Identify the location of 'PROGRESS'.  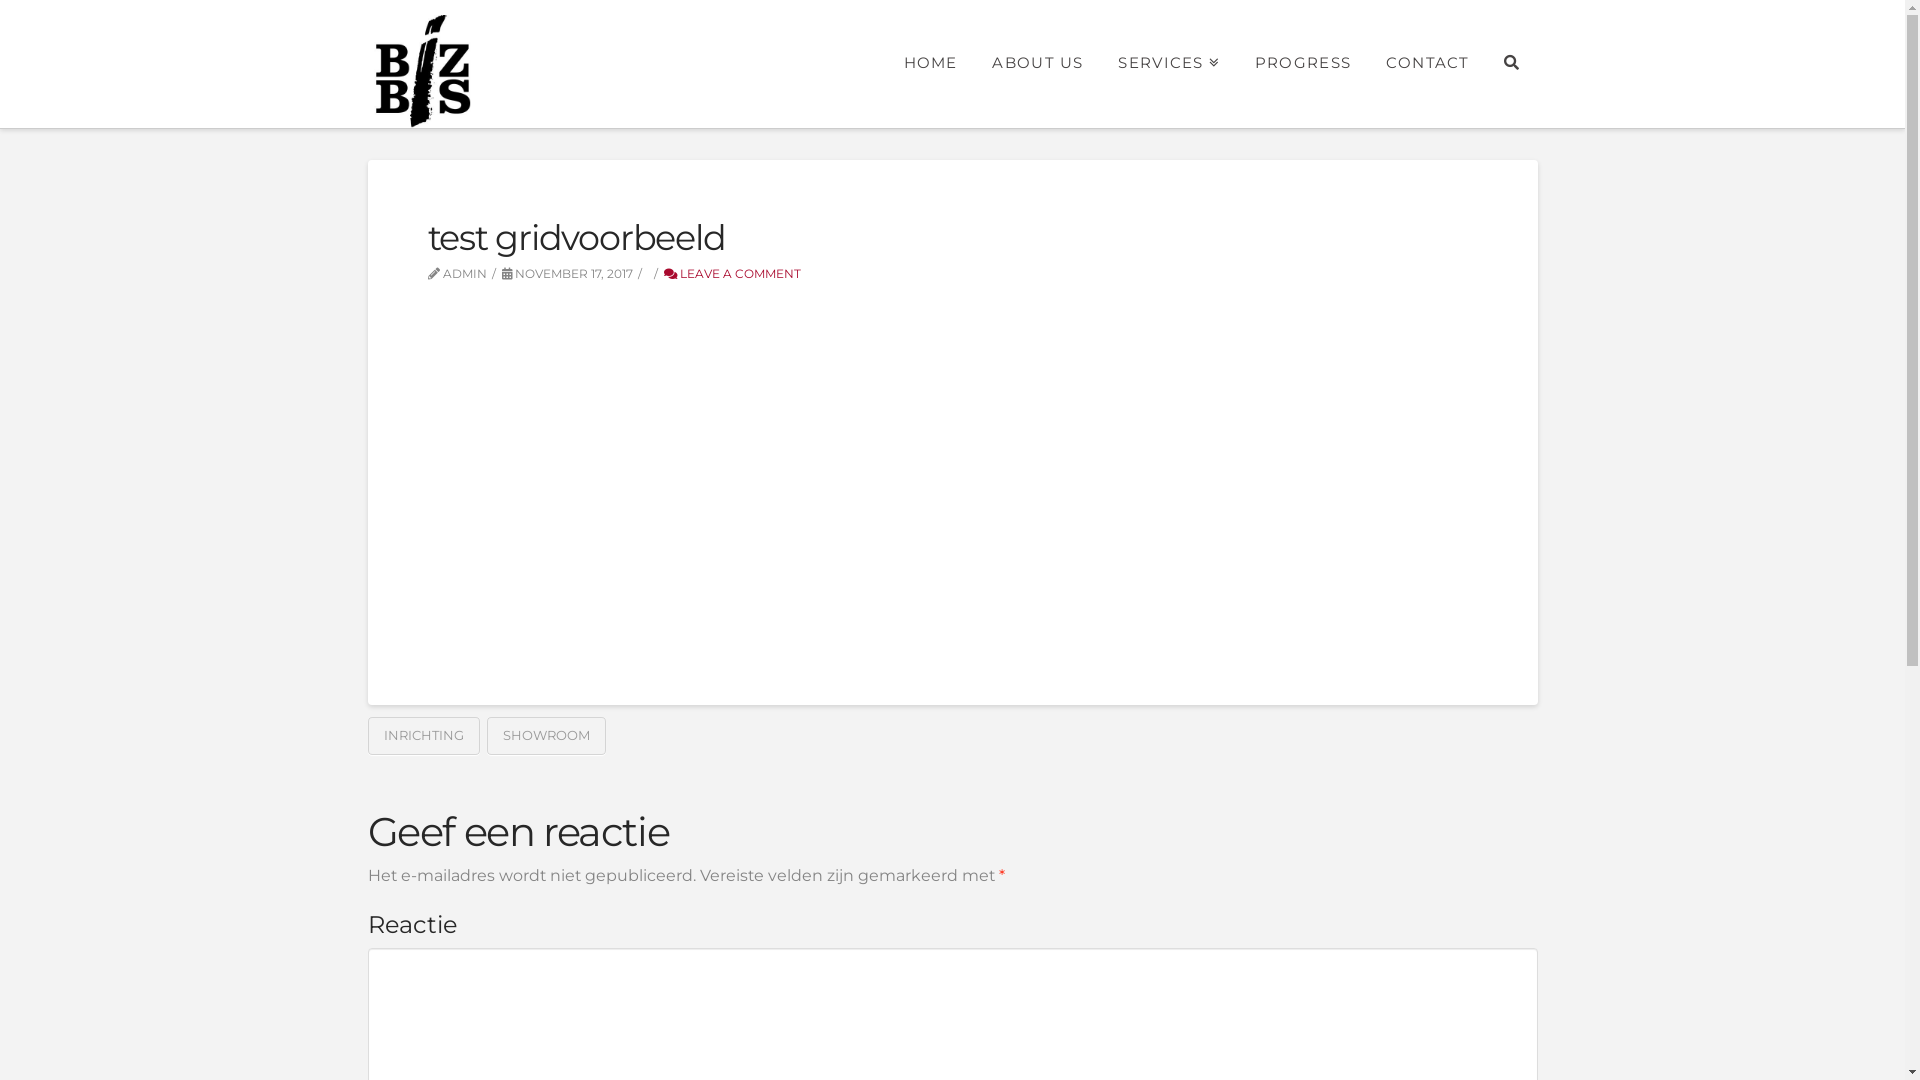
(1302, 59).